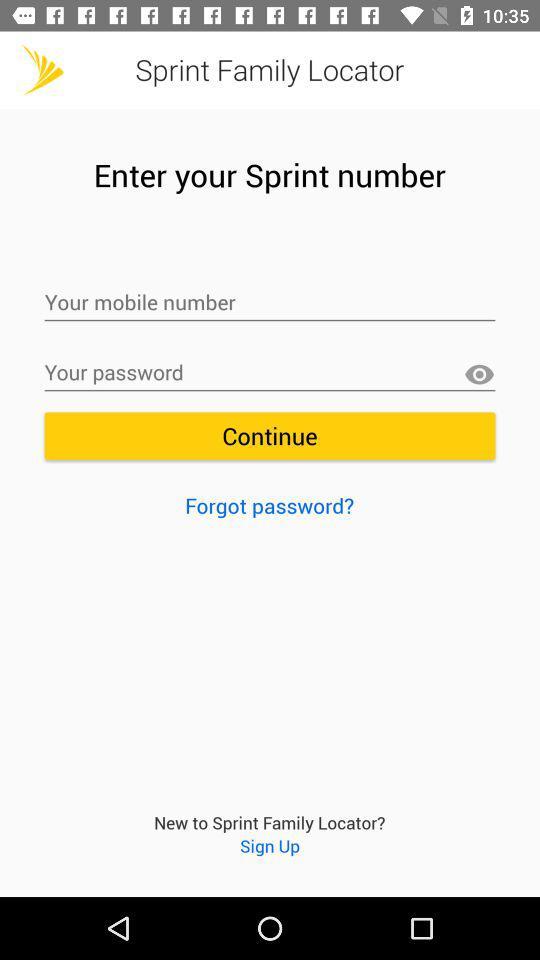  I want to click on continue icon, so click(270, 436).